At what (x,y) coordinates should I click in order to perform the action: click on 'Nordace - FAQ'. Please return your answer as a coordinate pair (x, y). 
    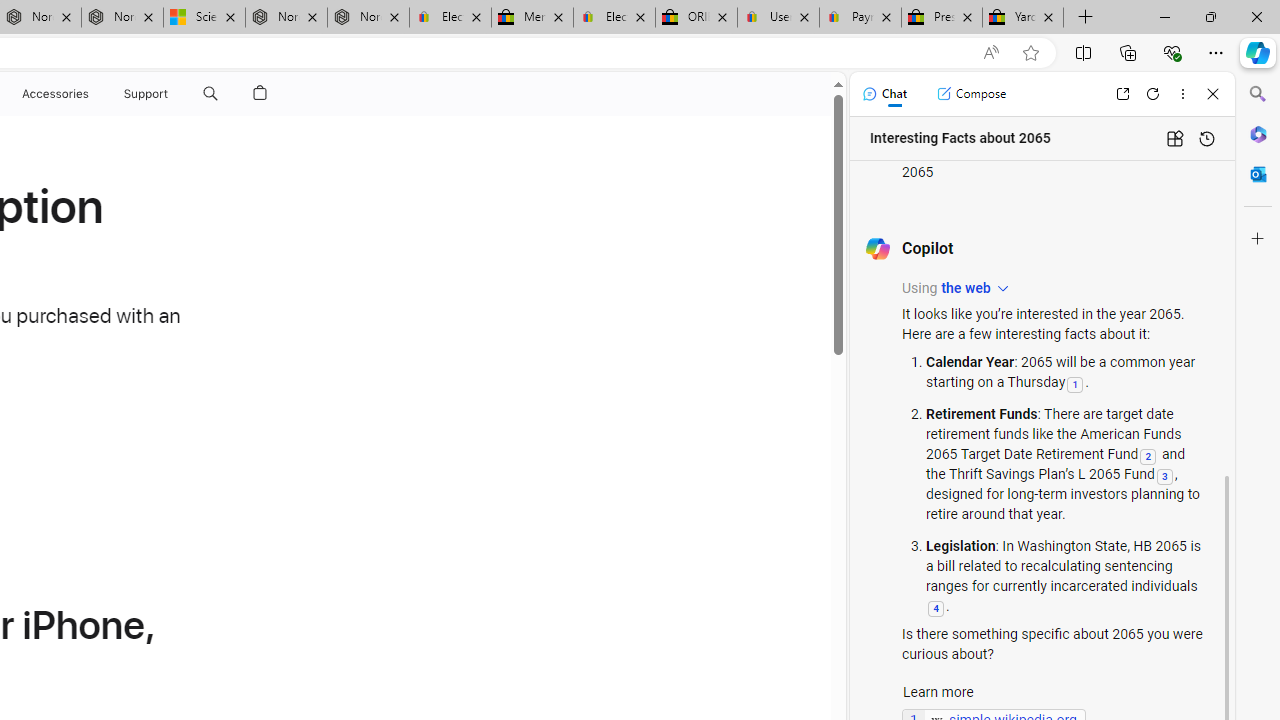
    Looking at the image, I should click on (368, 17).